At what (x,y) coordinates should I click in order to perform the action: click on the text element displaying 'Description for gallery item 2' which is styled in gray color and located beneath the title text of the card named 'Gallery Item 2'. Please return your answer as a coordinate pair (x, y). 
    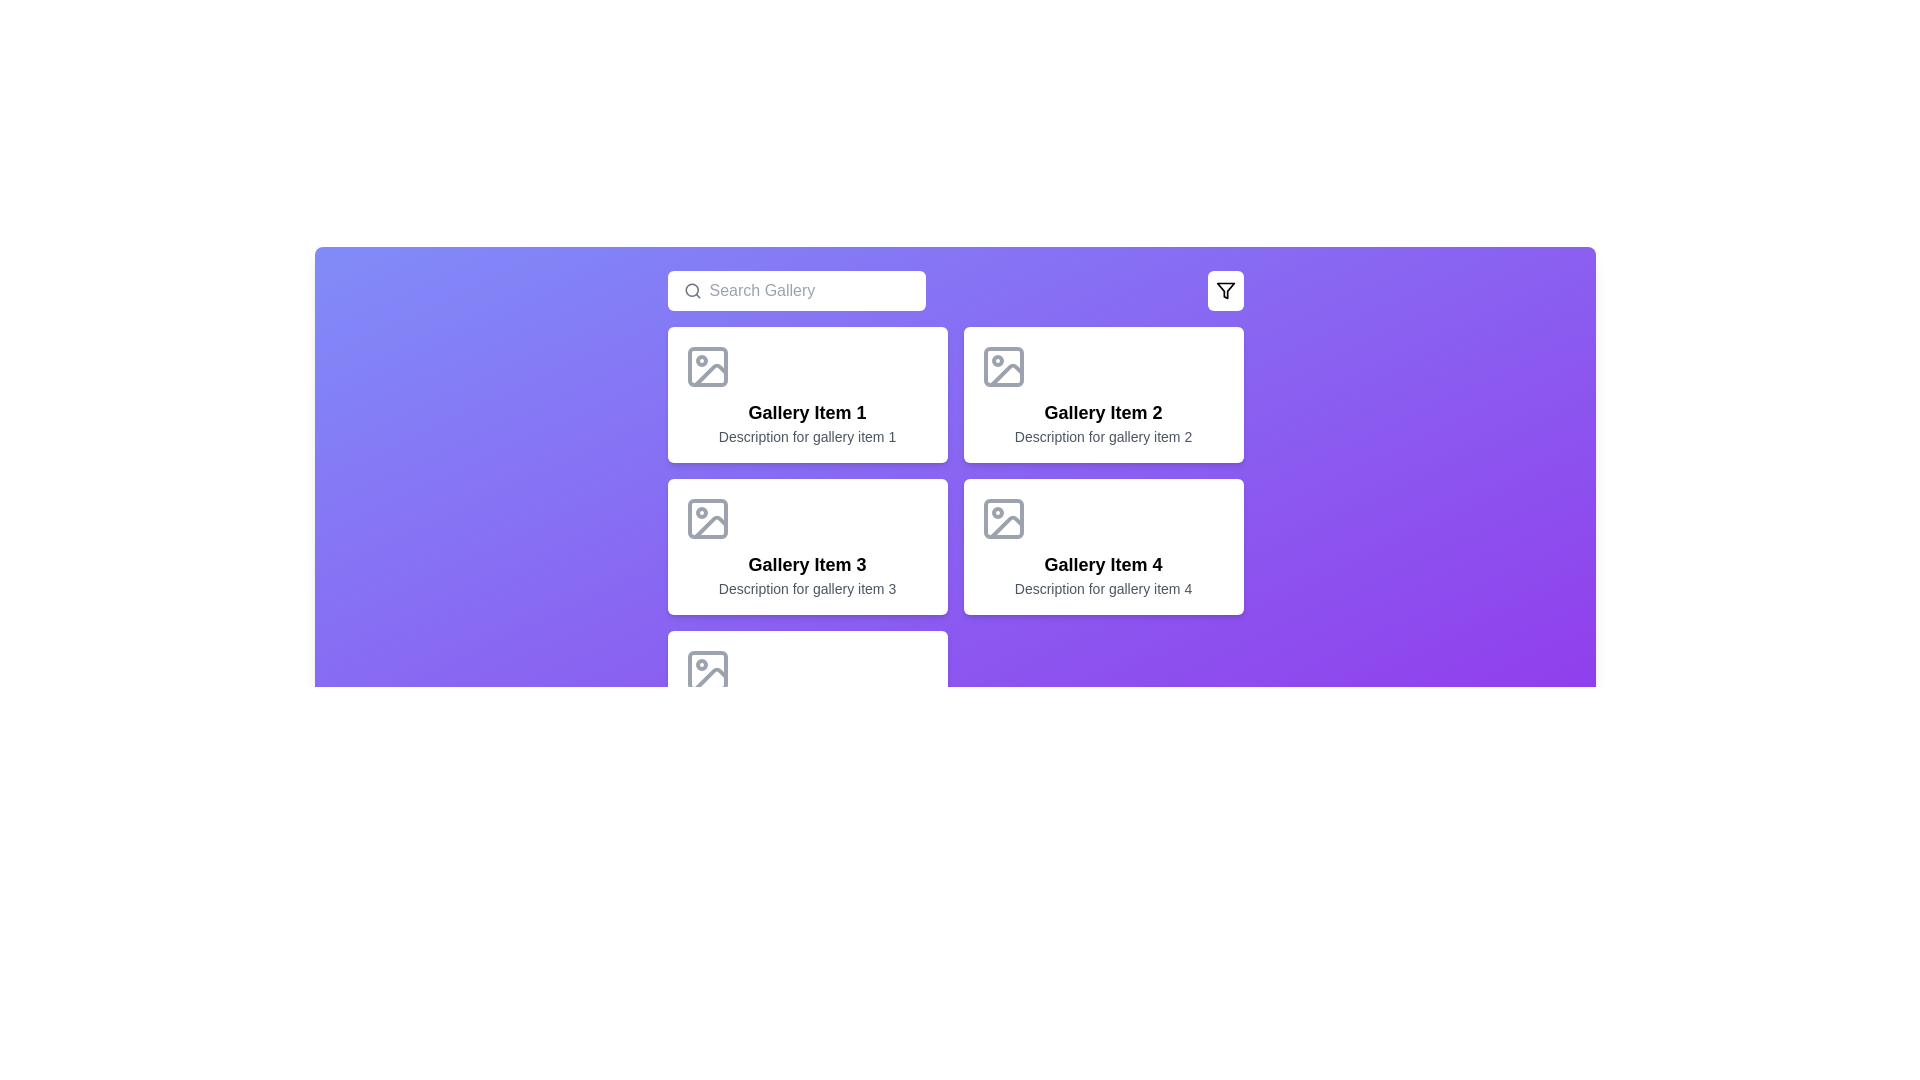
    Looking at the image, I should click on (1102, 435).